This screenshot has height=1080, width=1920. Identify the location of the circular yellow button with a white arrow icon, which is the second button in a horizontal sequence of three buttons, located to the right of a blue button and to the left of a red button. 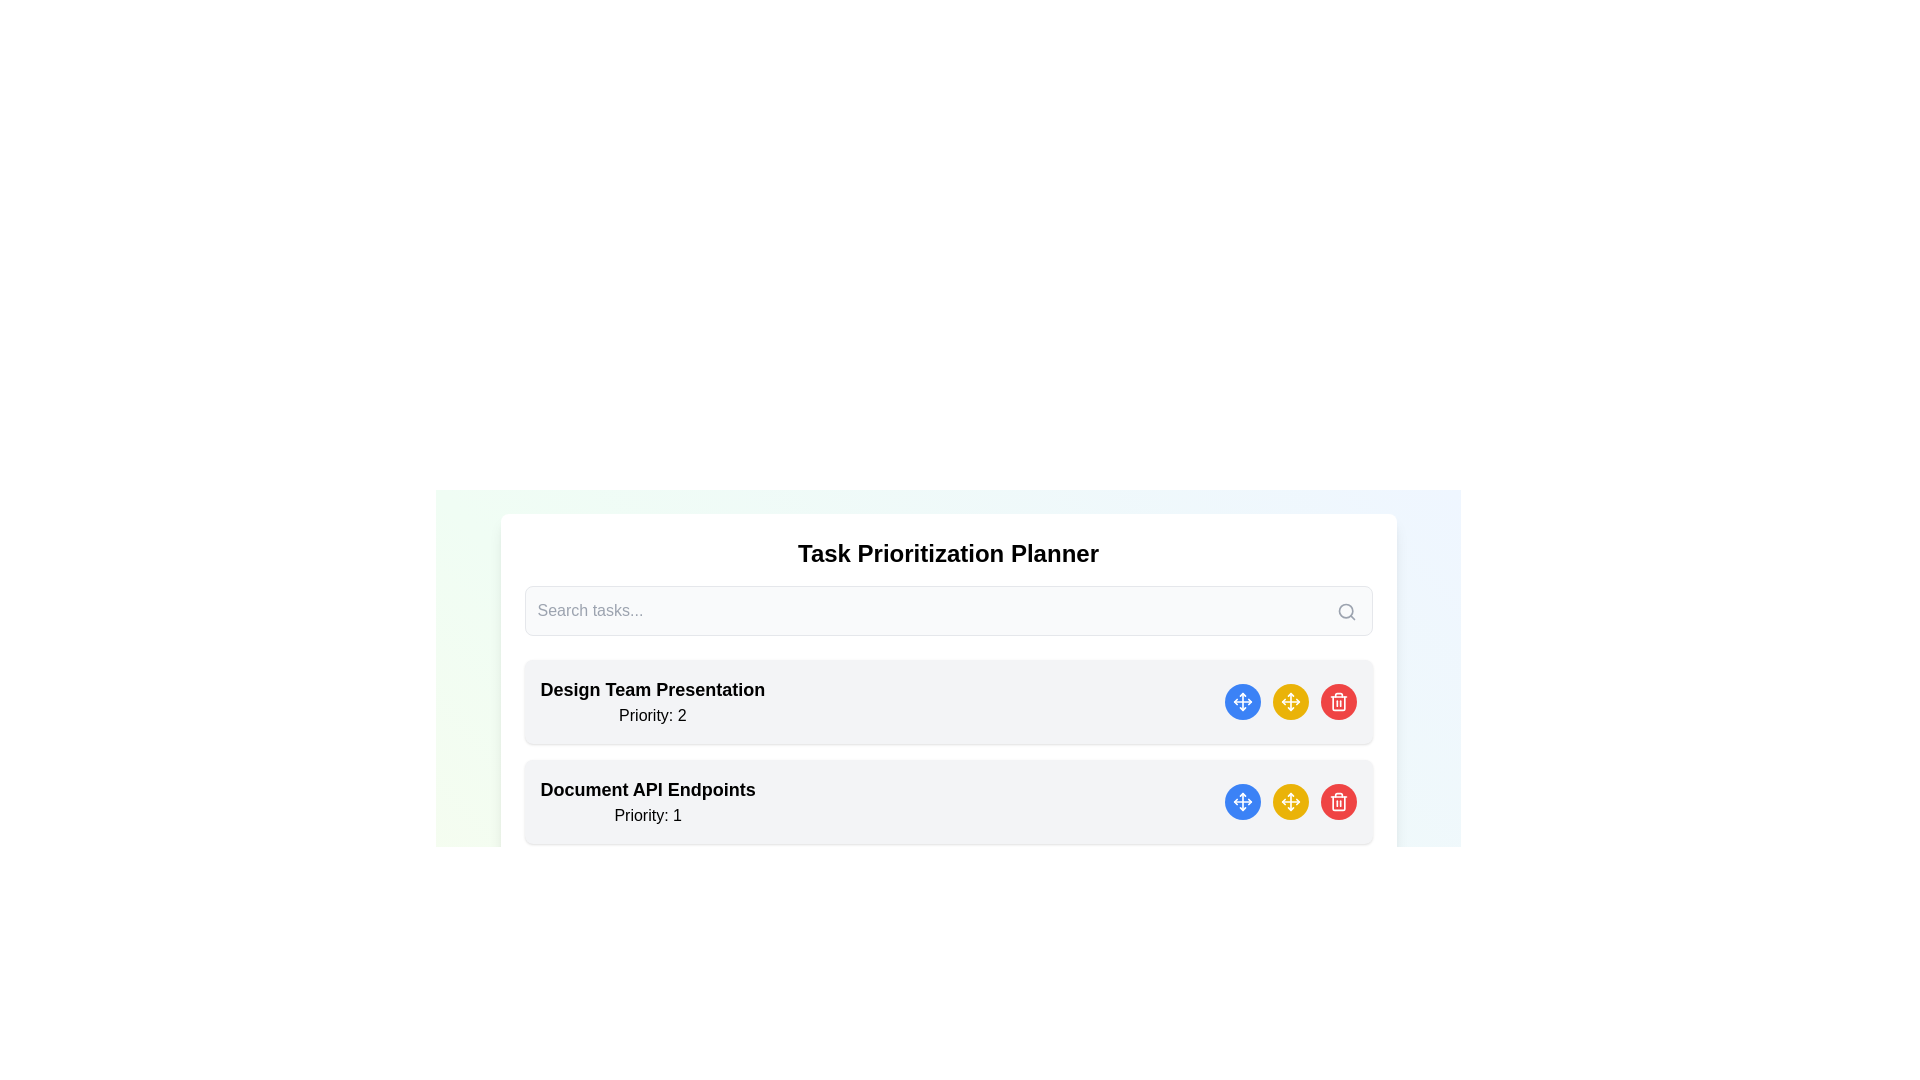
(1290, 701).